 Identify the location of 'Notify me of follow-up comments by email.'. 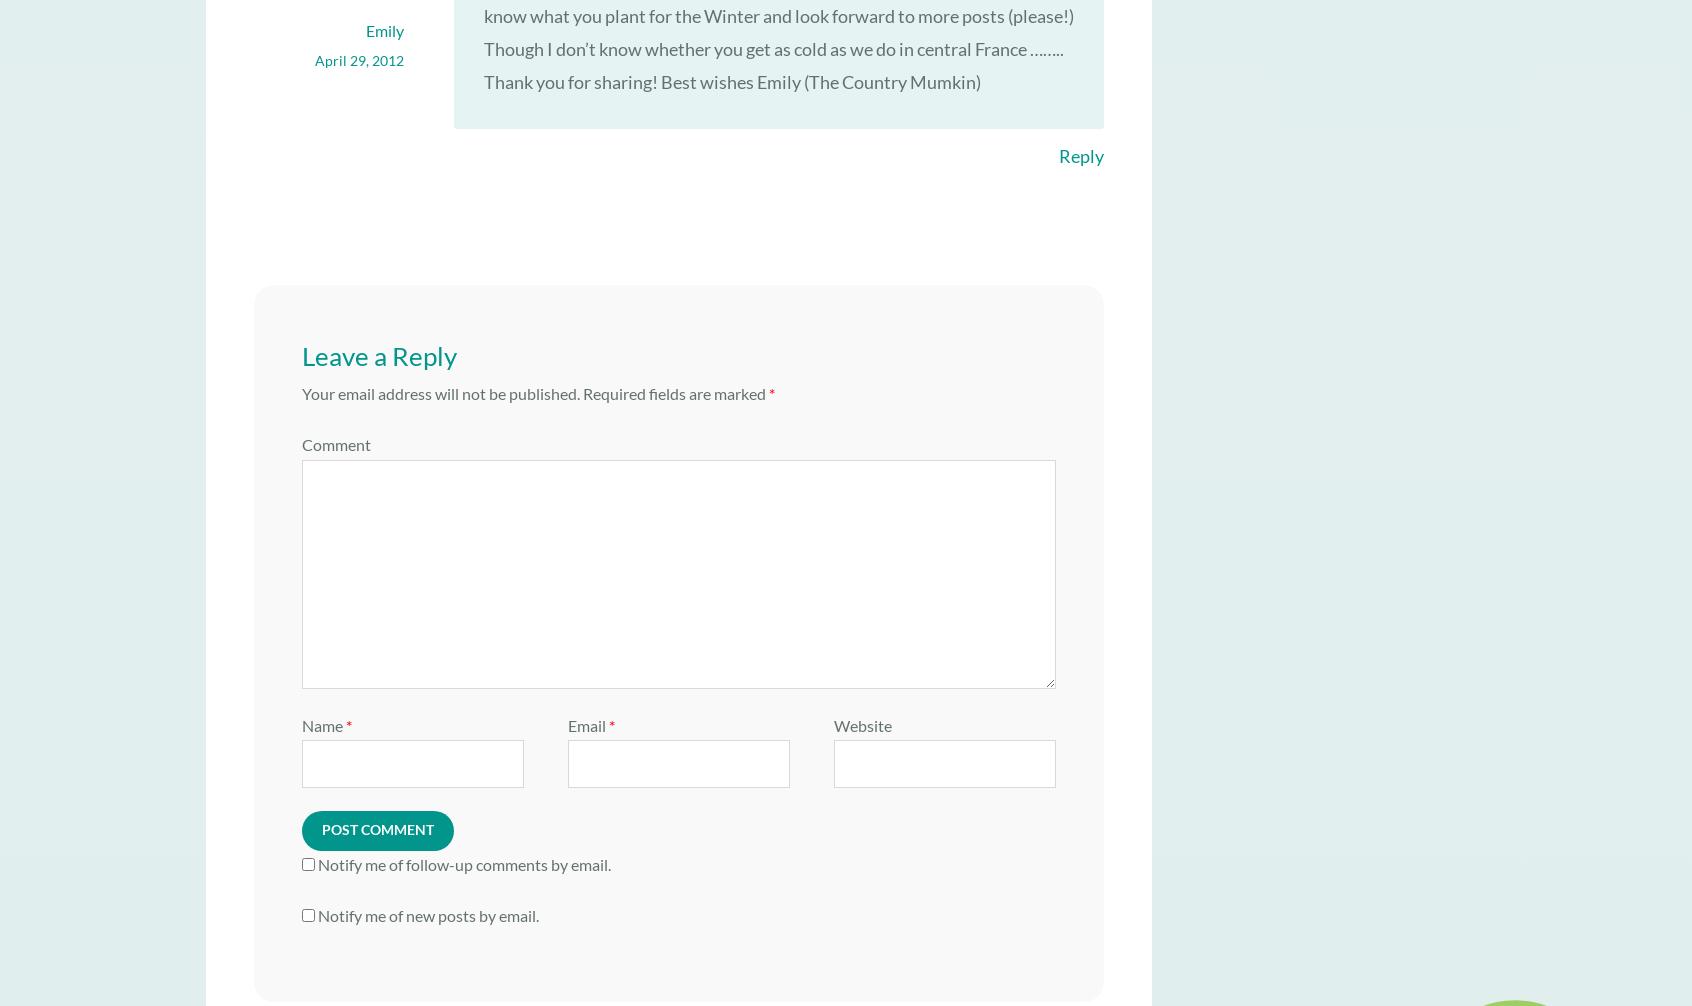
(463, 862).